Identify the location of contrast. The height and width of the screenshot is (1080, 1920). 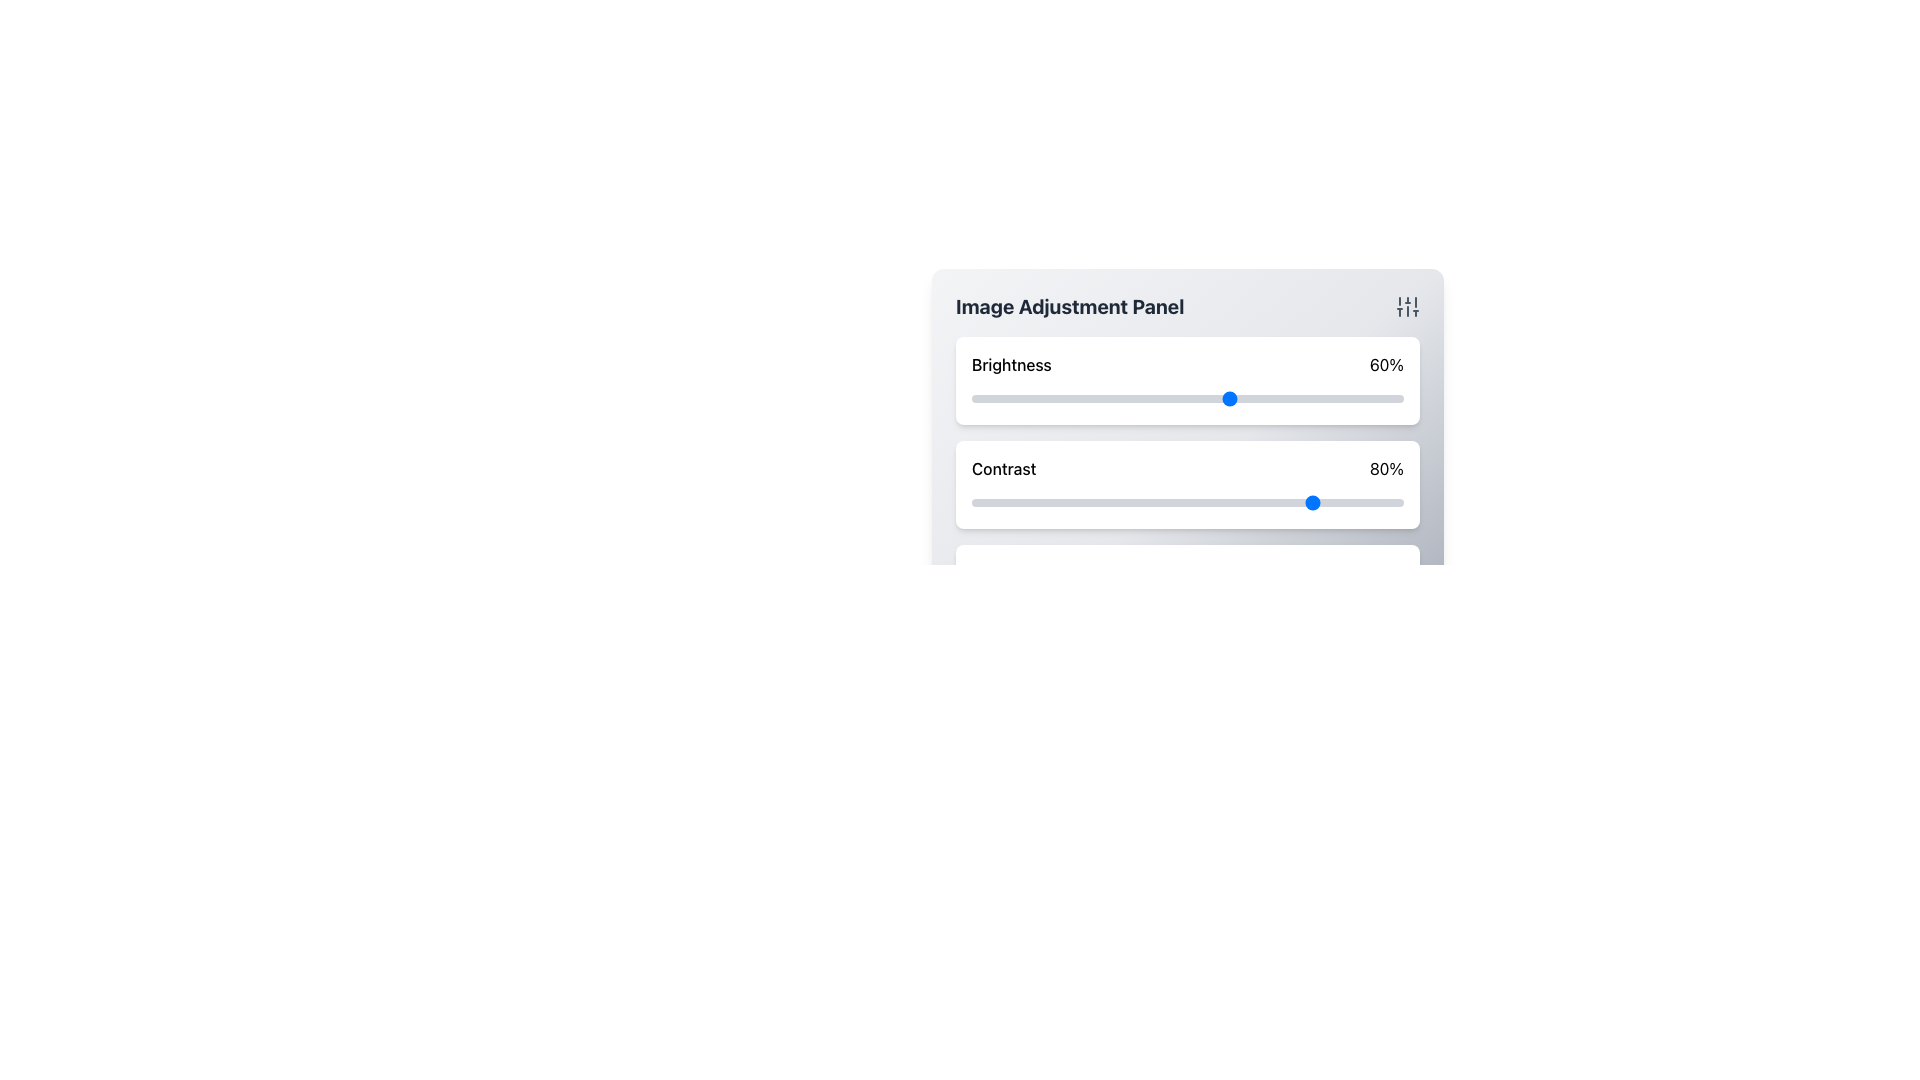
(1087, 501).